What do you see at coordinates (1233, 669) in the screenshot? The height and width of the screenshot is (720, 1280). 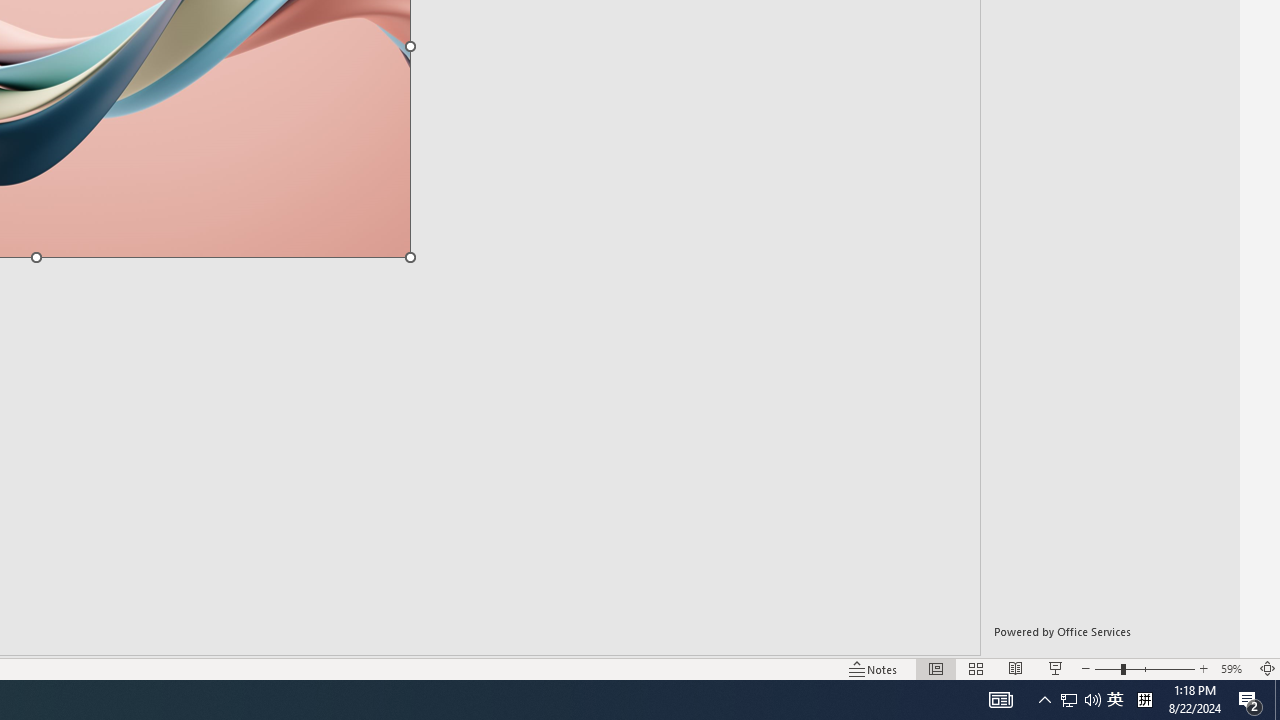 I see `'Zoom 59%'` at bounding box center [1233, 669].